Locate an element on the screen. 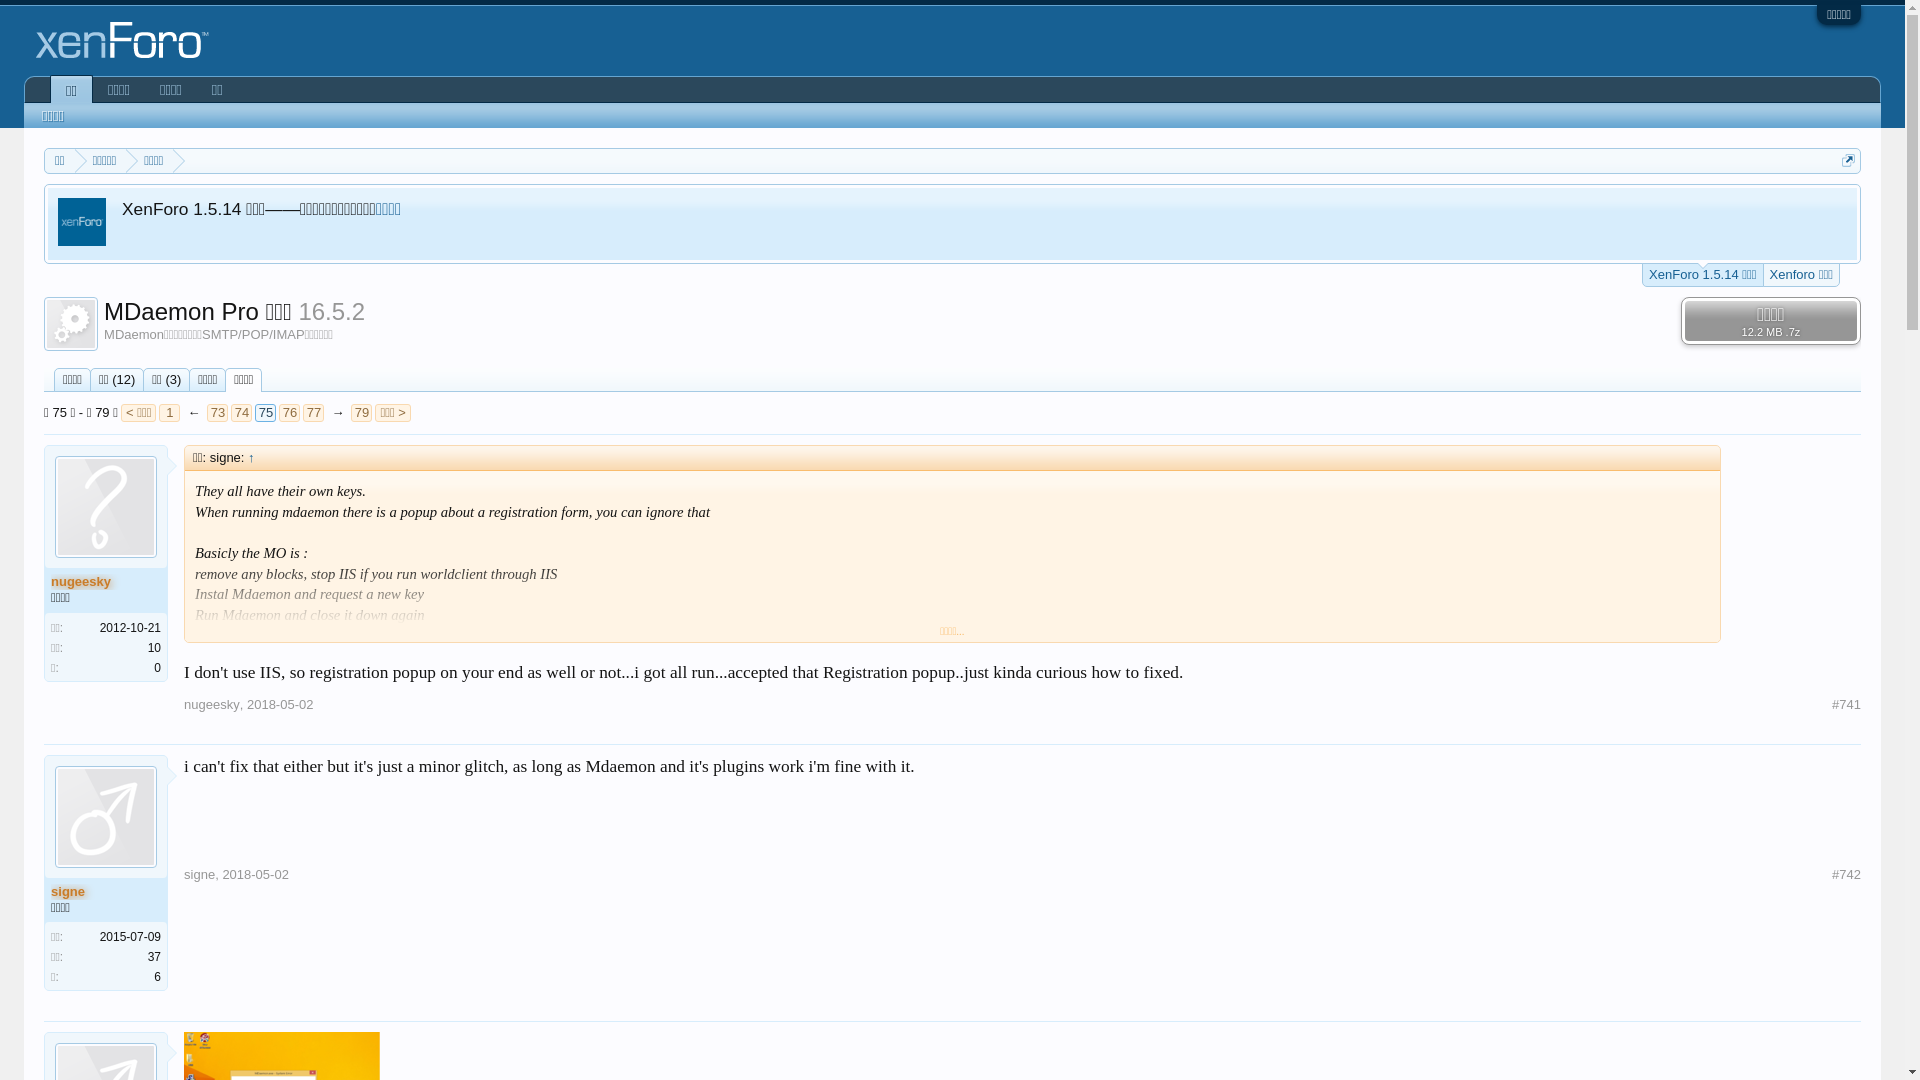 The width and height of the screenshot is (1920, 1080). '73' is located at coordinates (217, 411).